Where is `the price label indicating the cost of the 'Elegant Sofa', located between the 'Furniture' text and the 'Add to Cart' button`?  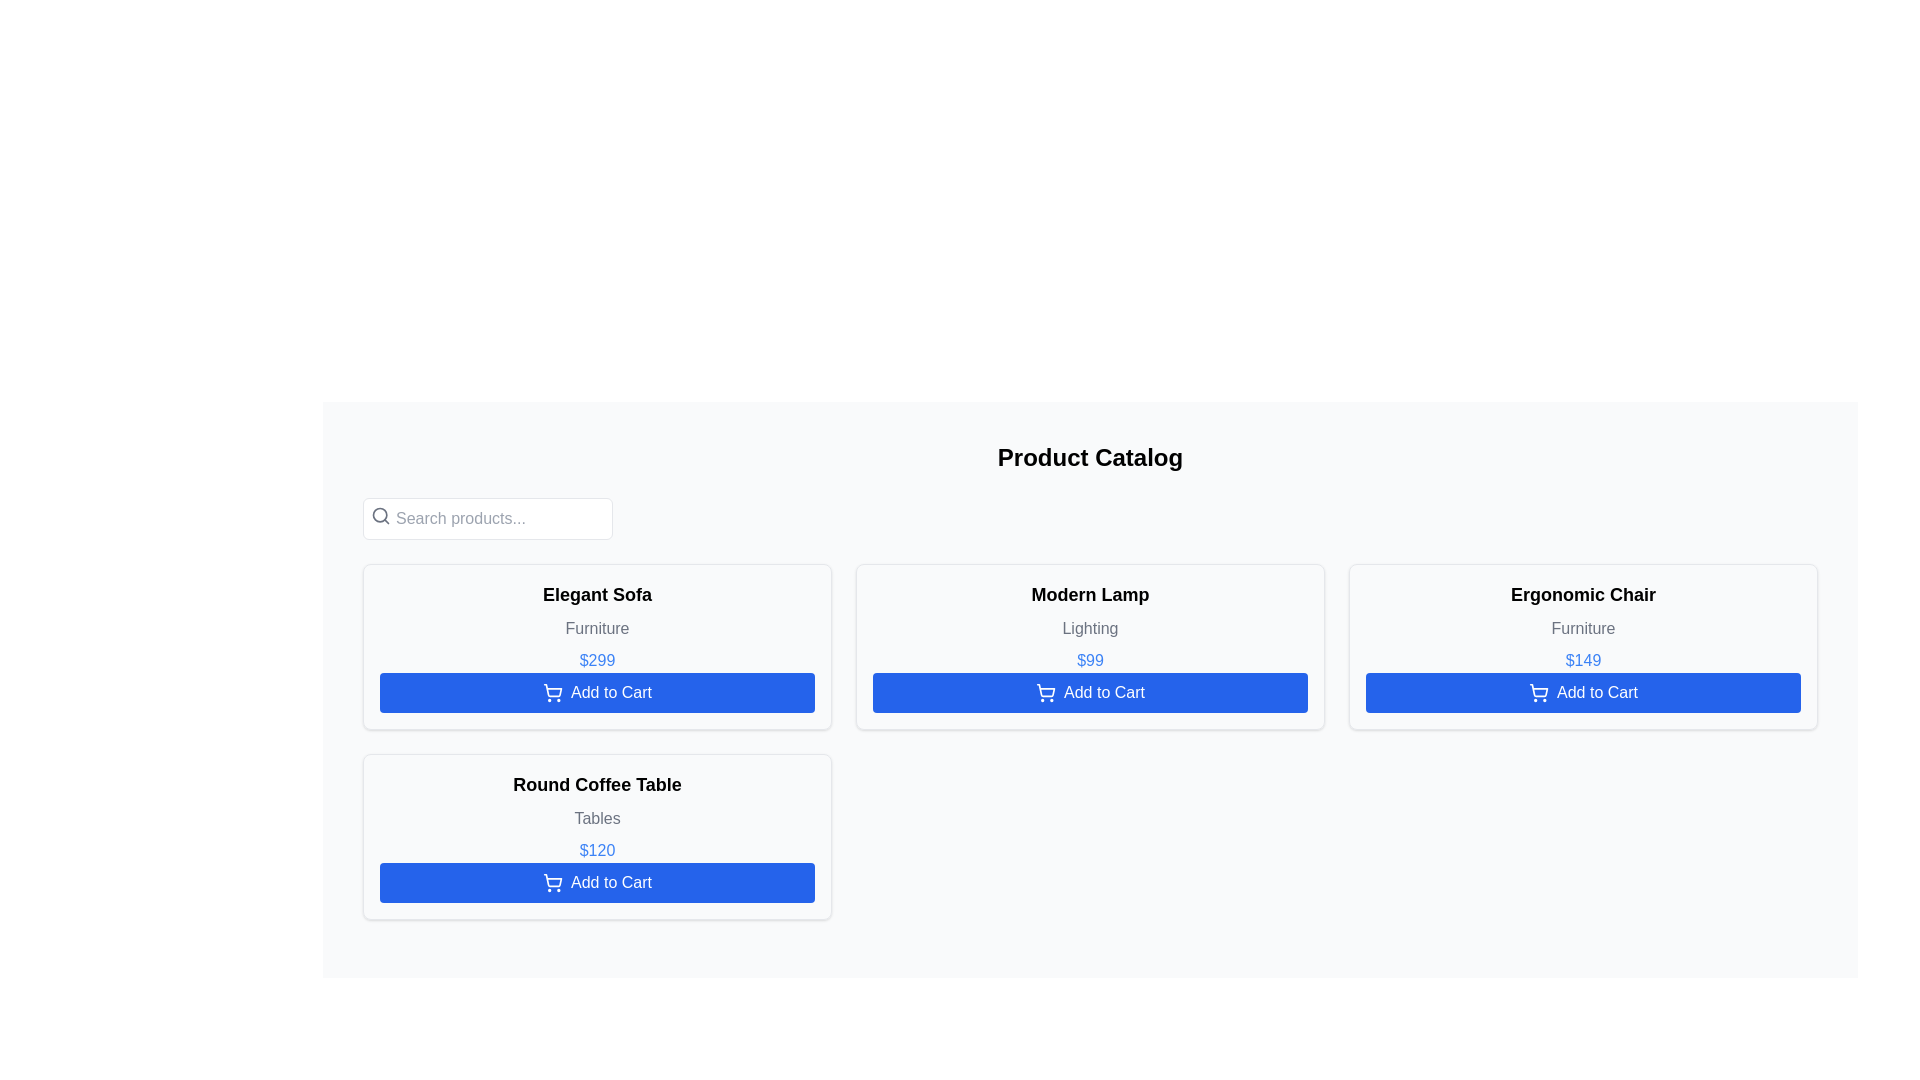
the price label indicating the cost of the 'Elegant Sofa', located between the 'Furniture' text and the 'Add to Cart' button is located at coordinates (596, 660).